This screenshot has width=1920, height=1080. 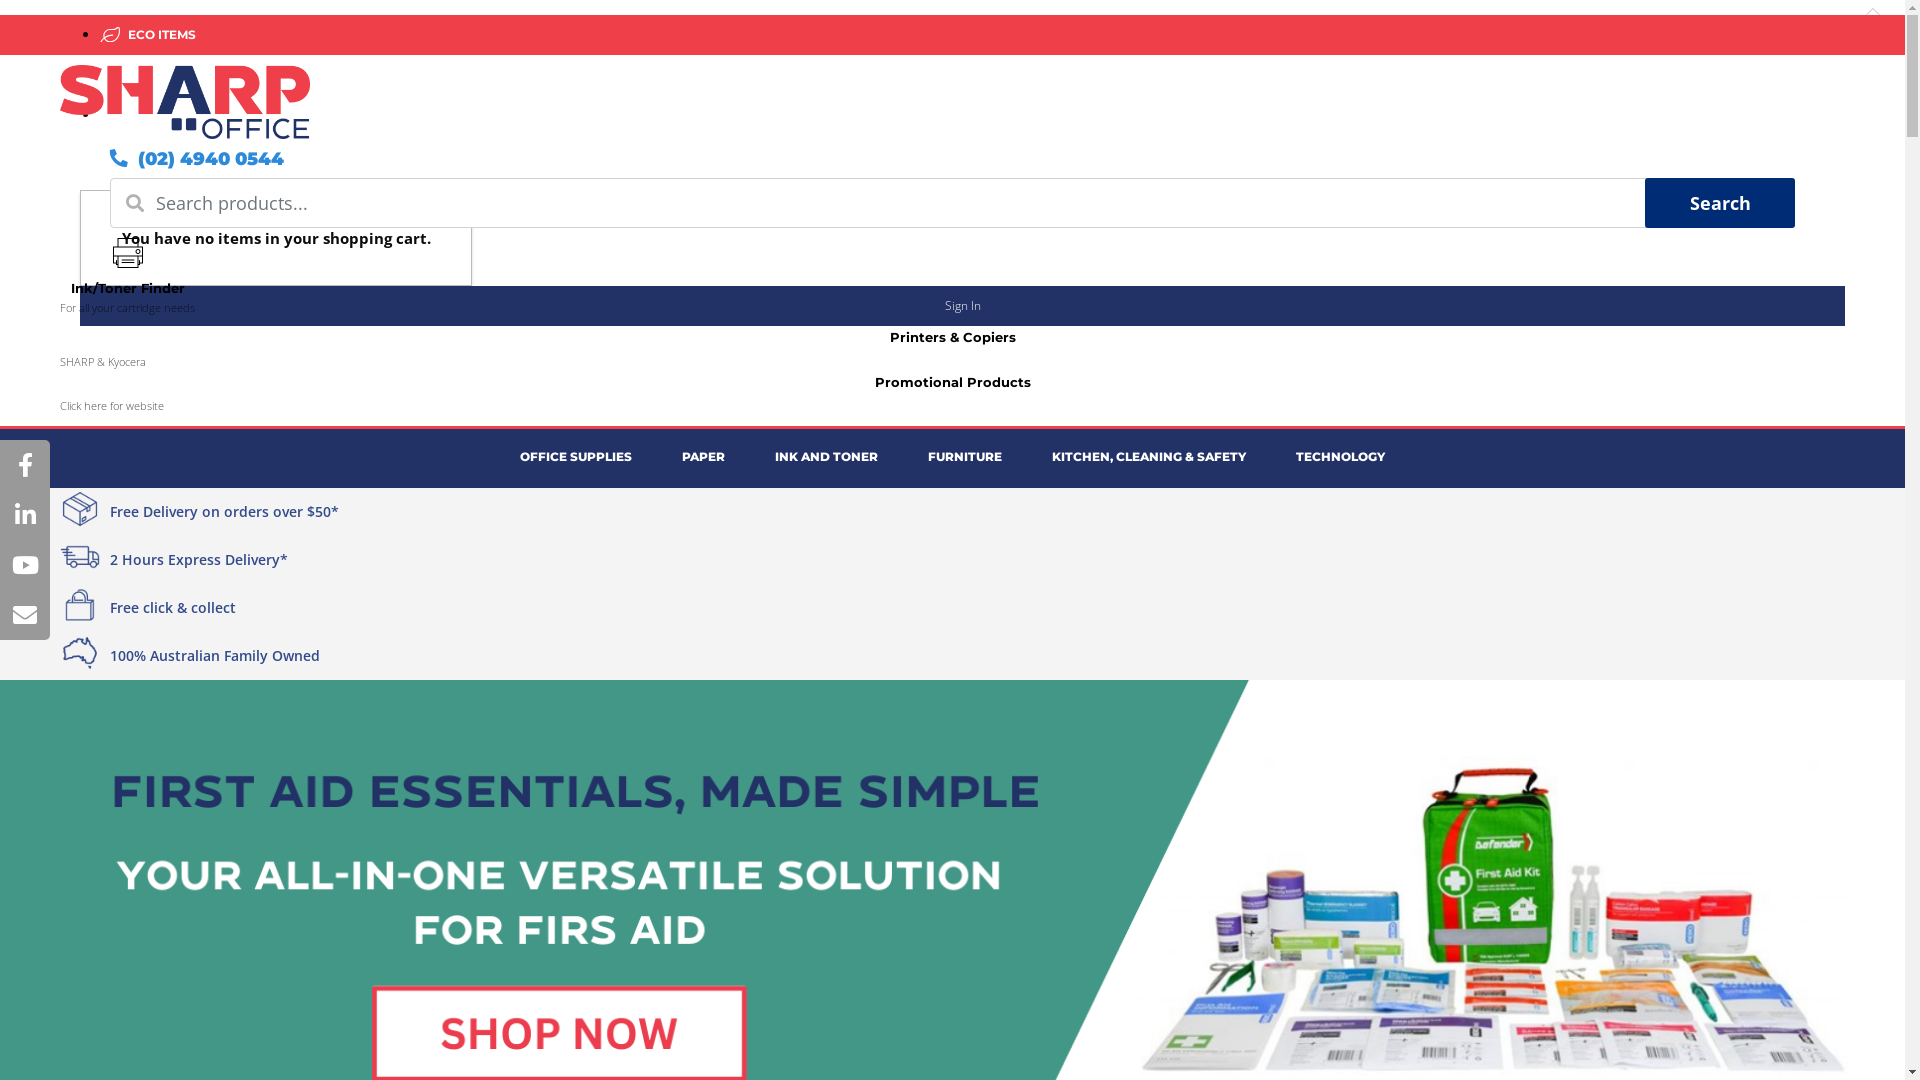 I want to click on '(02) 4940 0544', so click(x=196, y=157).